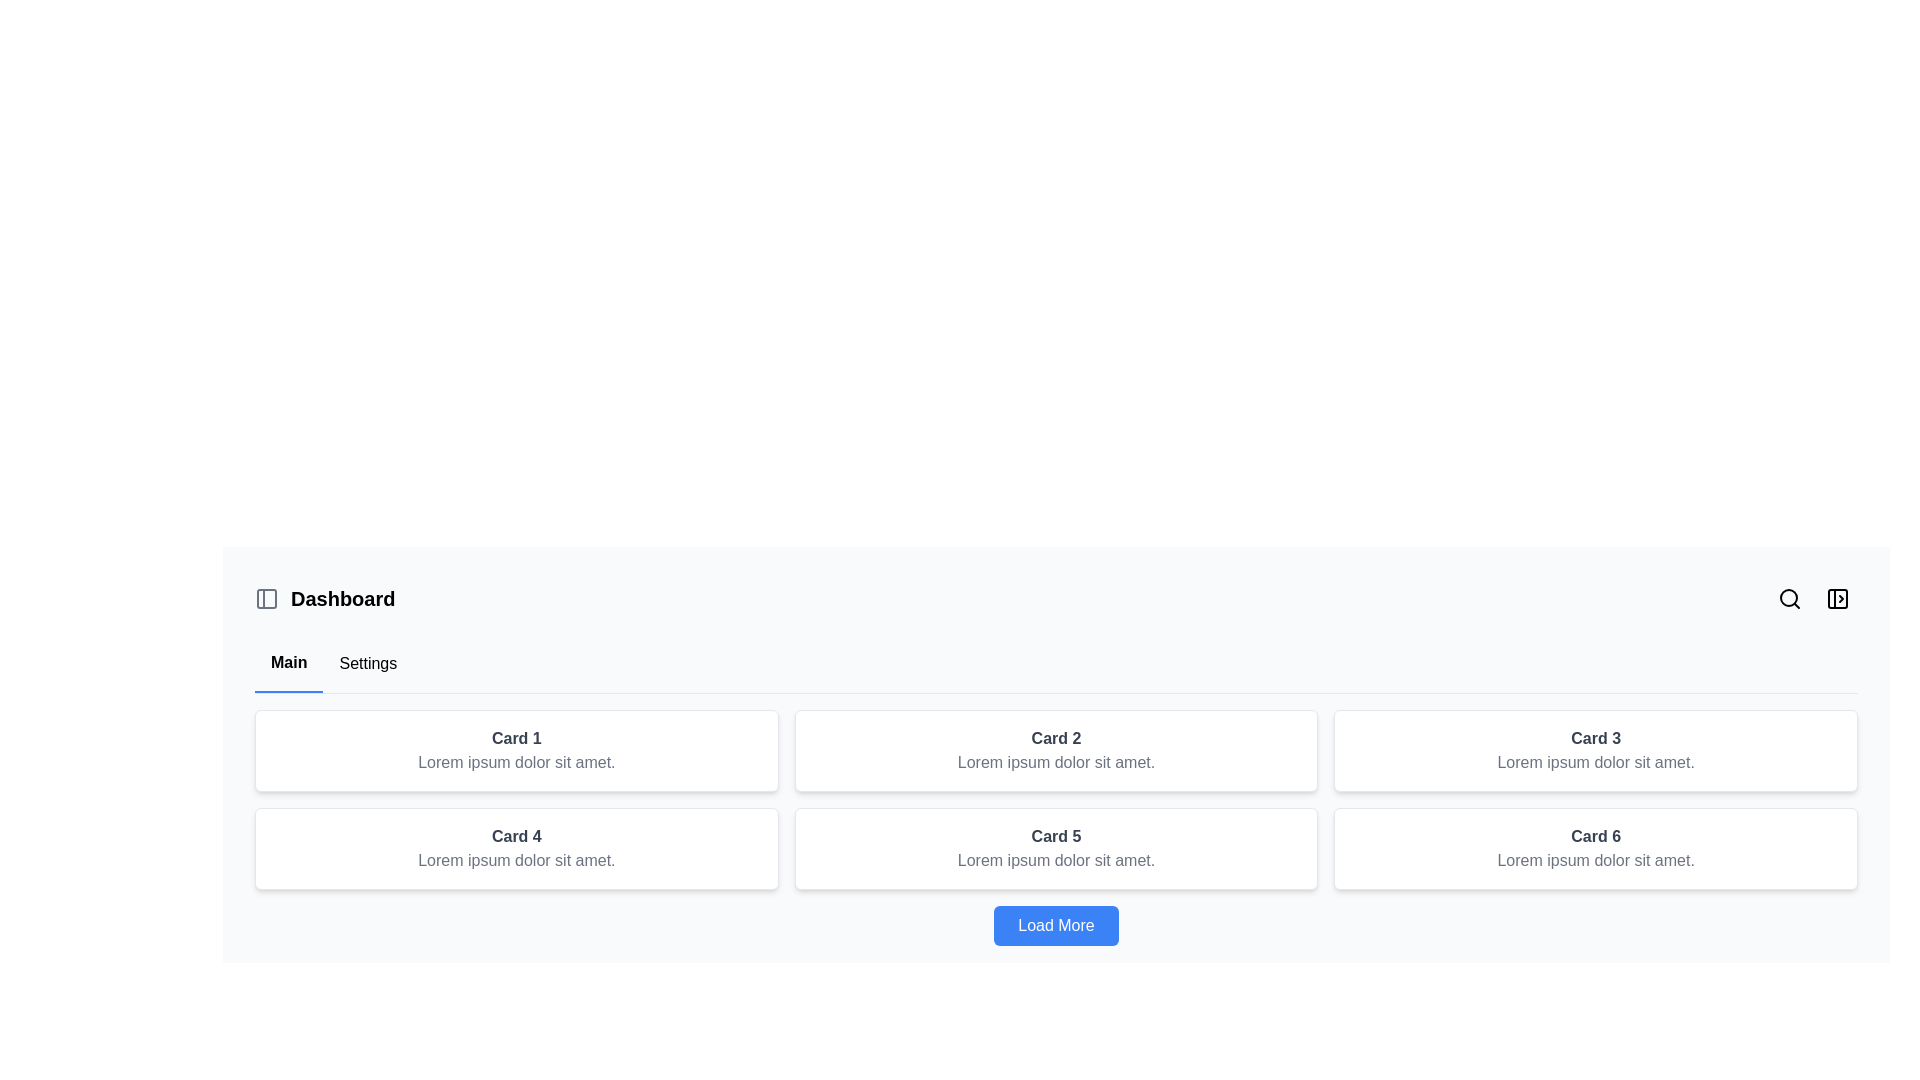  What do you see at coordinates (1595, 751) in the screenshot?
I see `text inside the Card labeled 'Card 3' located in the top-right corner of the grid's first row` at bounding box center [1595, 751].